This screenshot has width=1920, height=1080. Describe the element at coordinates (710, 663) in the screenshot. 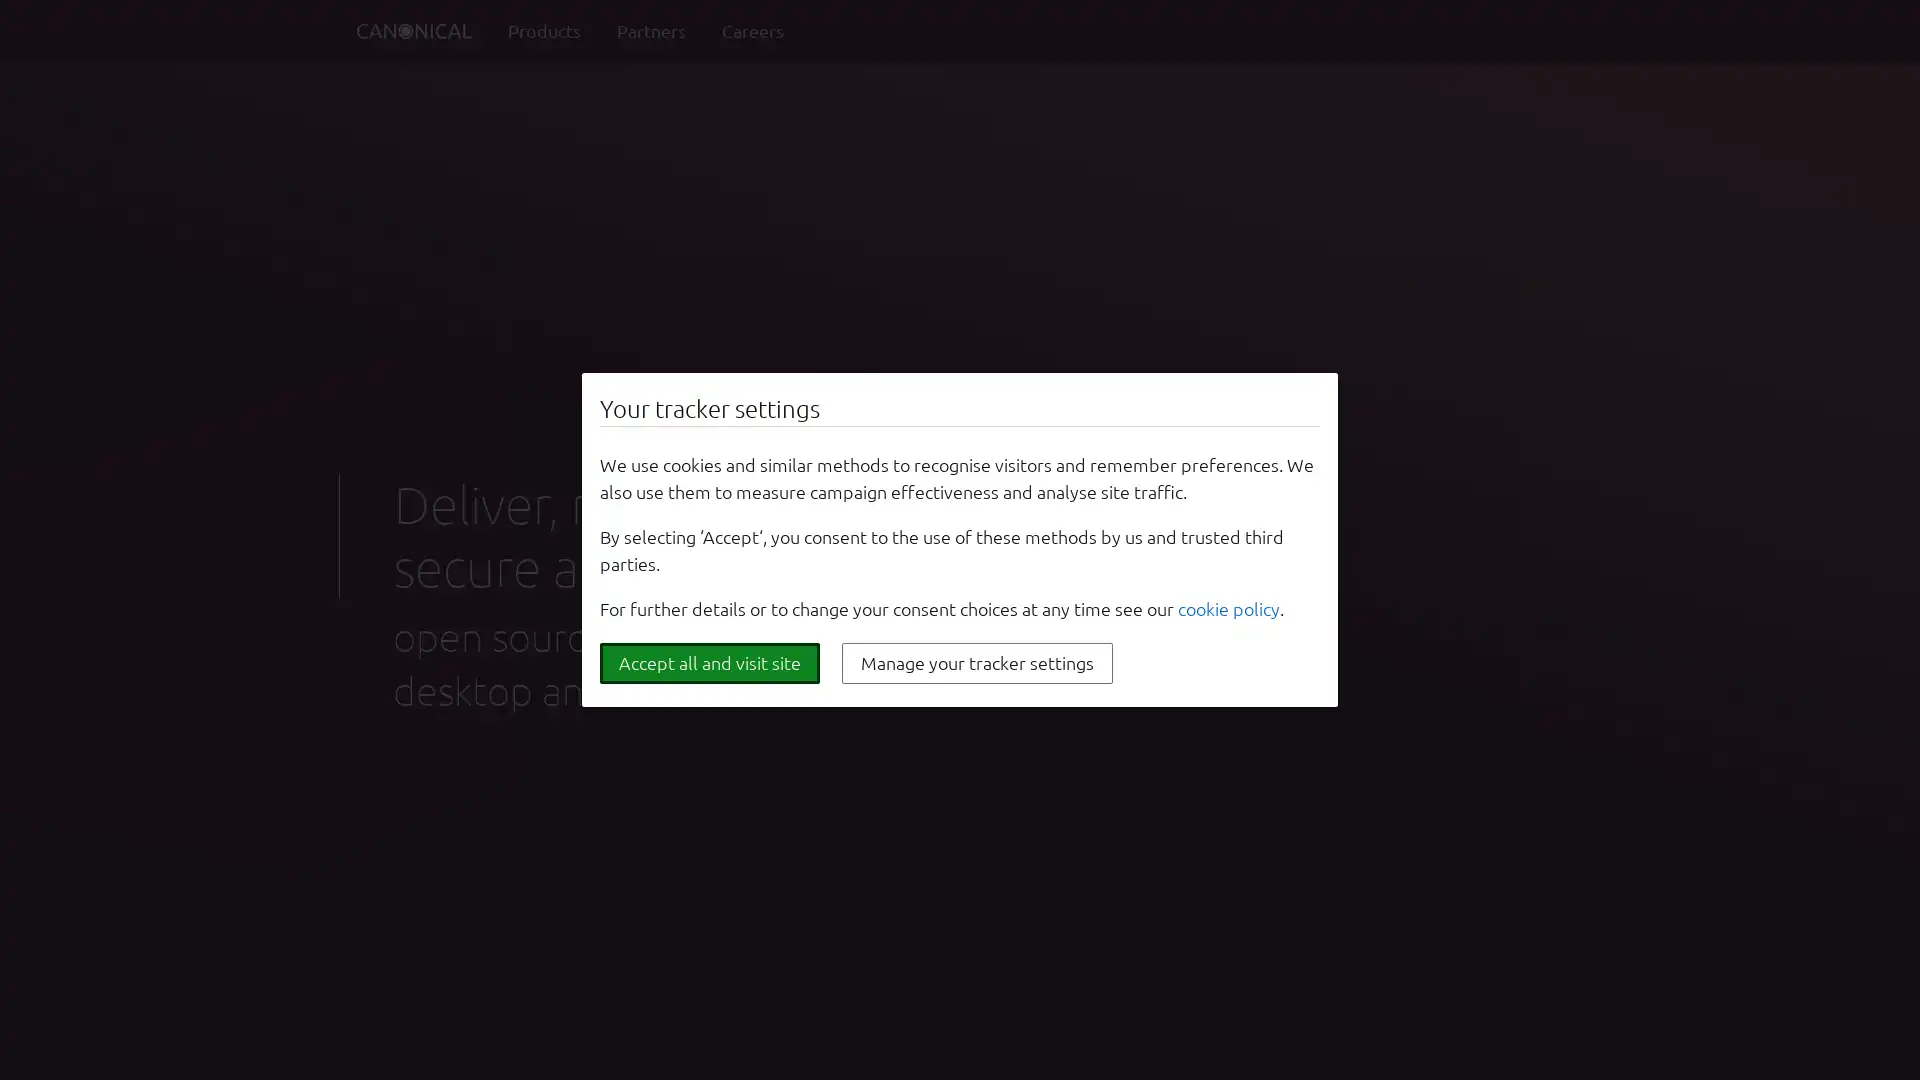

I see `Accept all and visit site` at that location.